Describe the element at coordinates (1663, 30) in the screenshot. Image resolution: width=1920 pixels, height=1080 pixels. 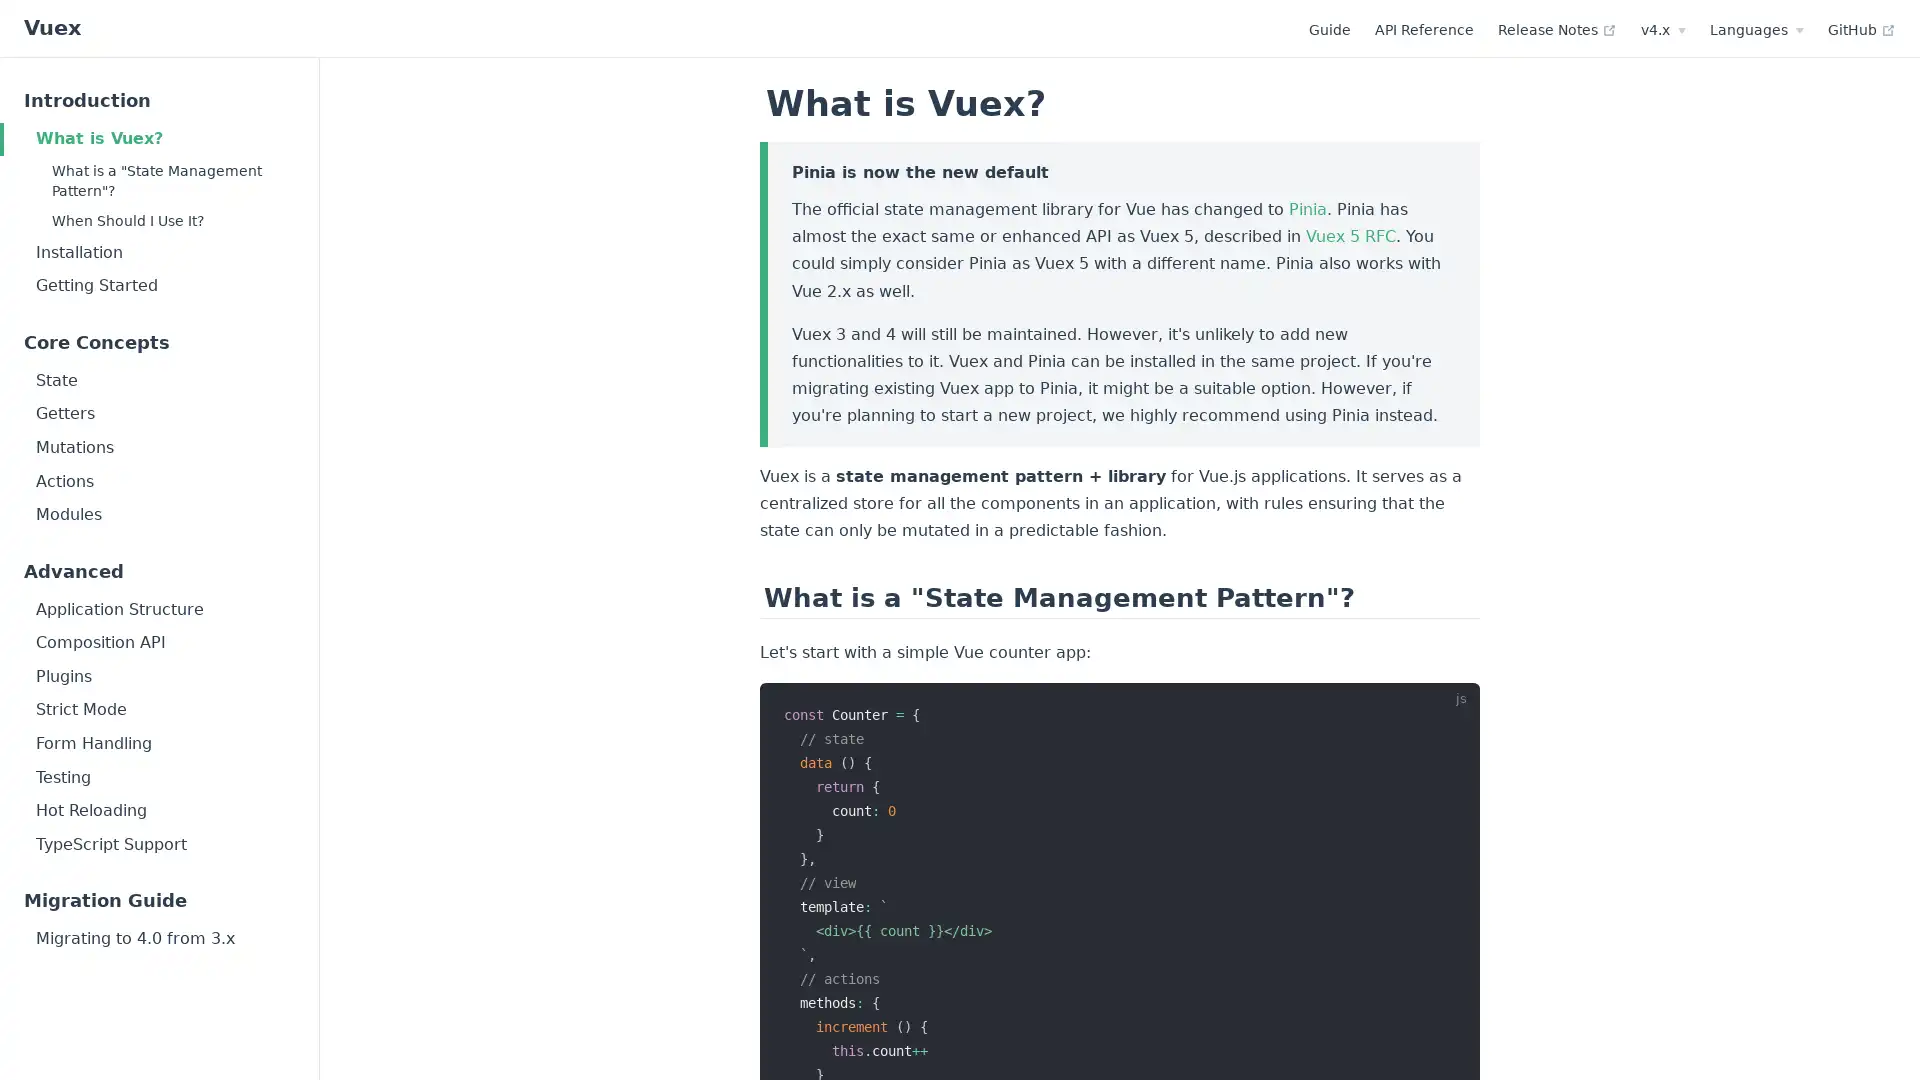
I see `v4.x` at that location.